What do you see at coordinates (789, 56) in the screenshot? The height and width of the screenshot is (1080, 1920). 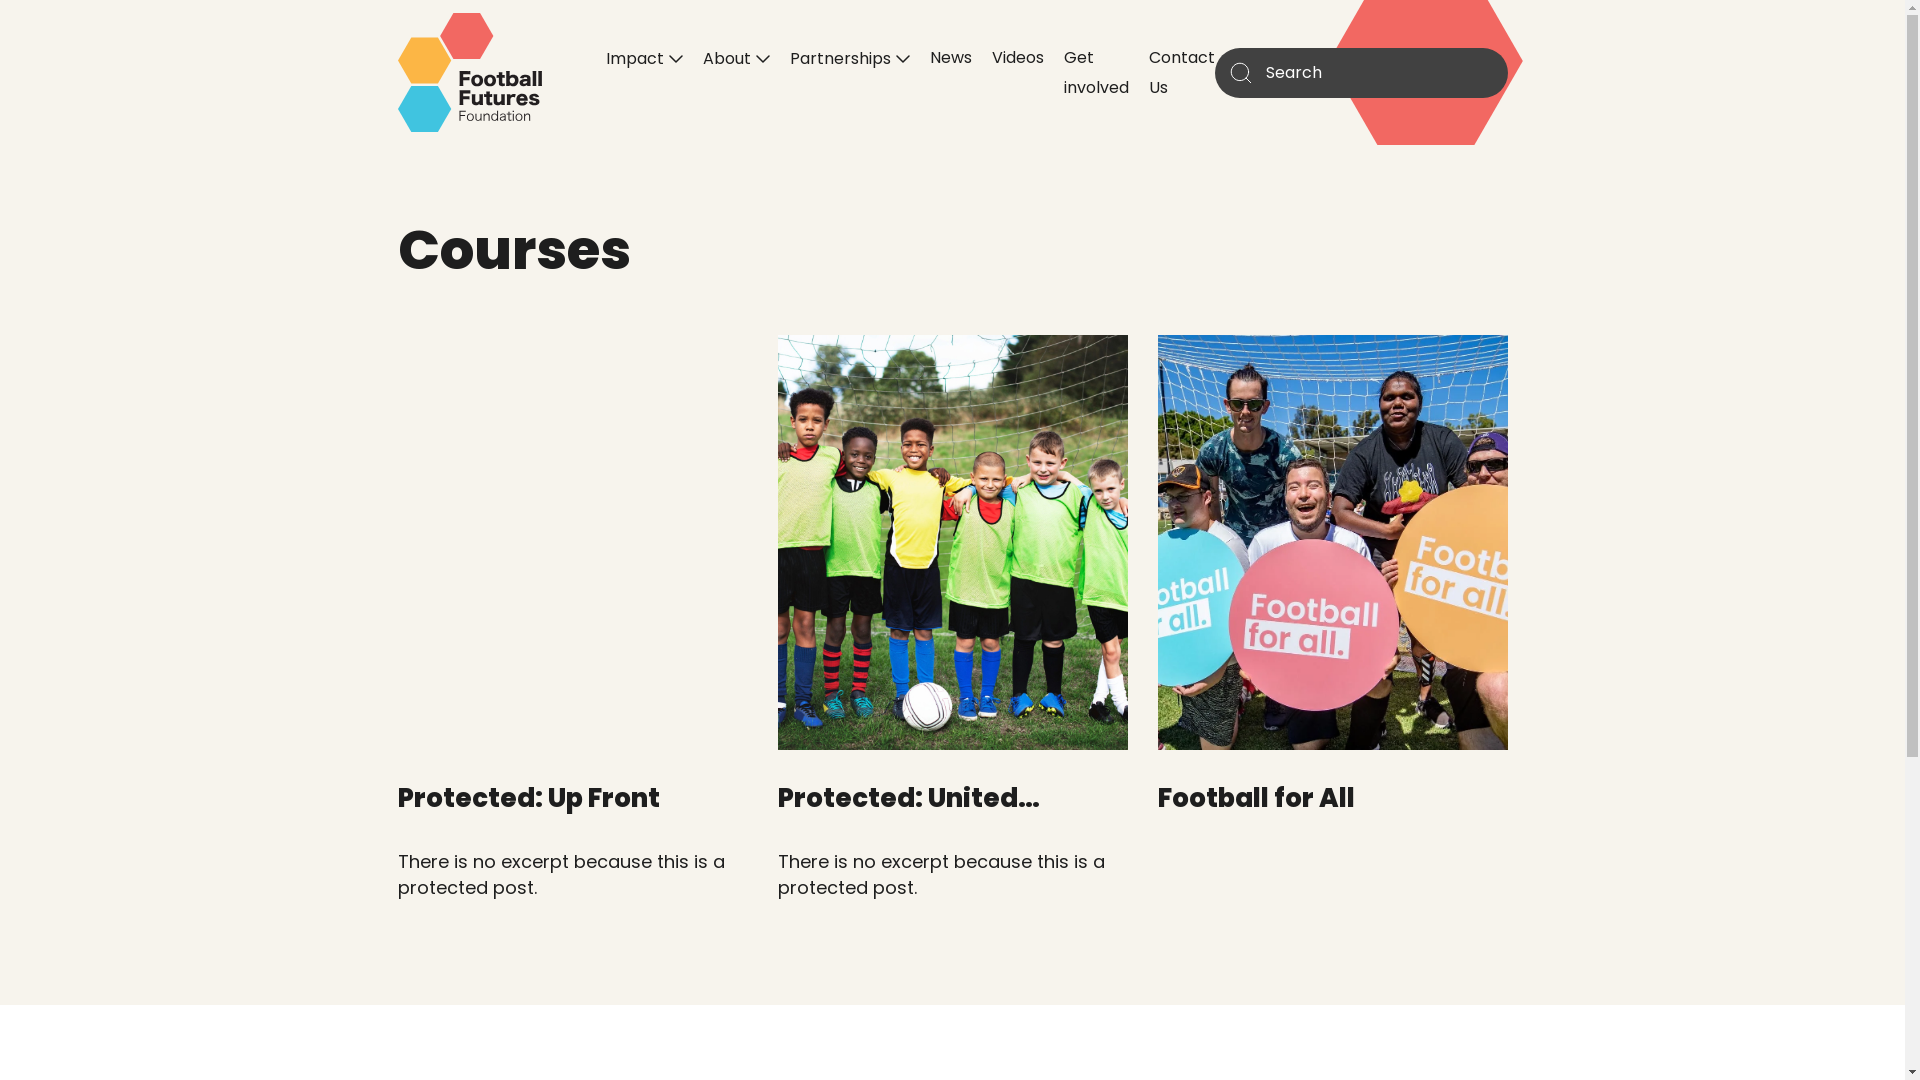 I see `'Partnerships'` at bounding box center [789, 56].